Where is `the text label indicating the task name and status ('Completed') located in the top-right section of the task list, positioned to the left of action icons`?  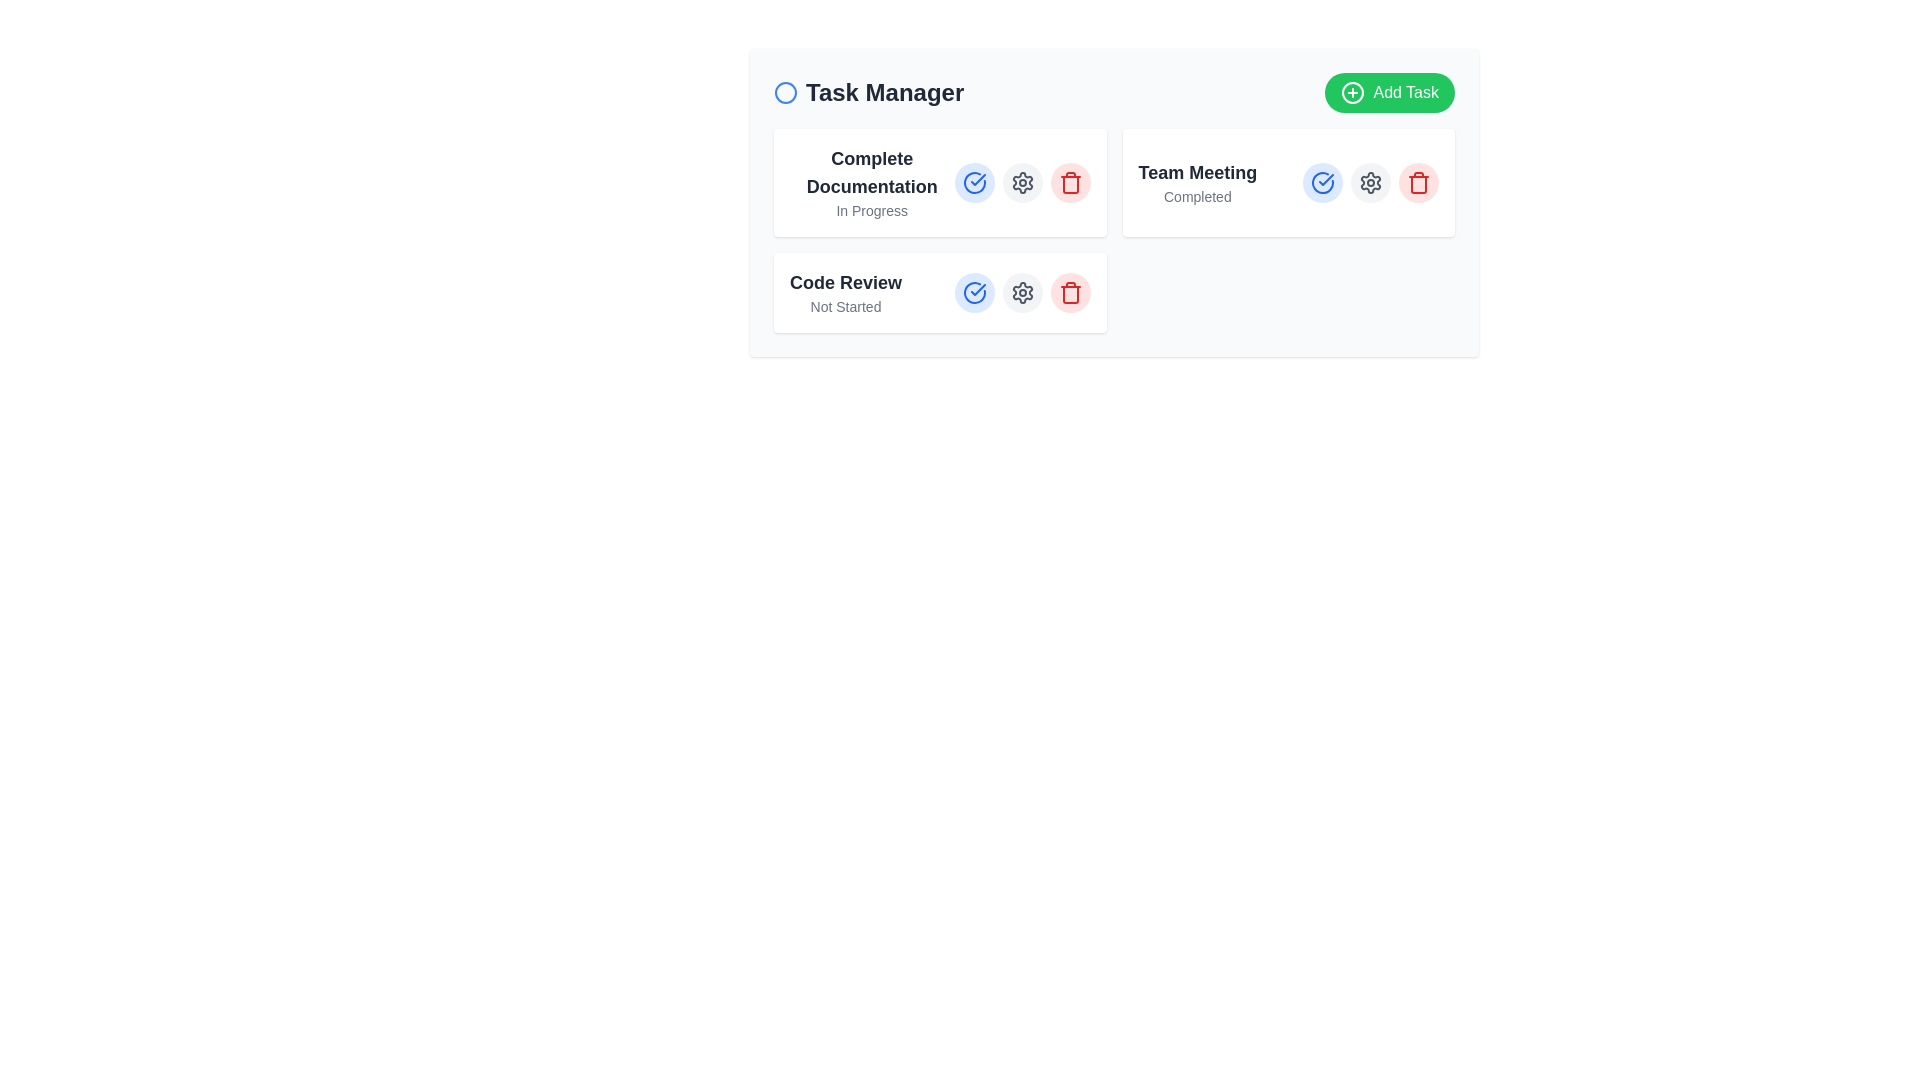 the text label indicating the task name and status ('Completed') located in the top-right section of the task list, positioned to the left of action icons is located at coordinates (1197, 182).